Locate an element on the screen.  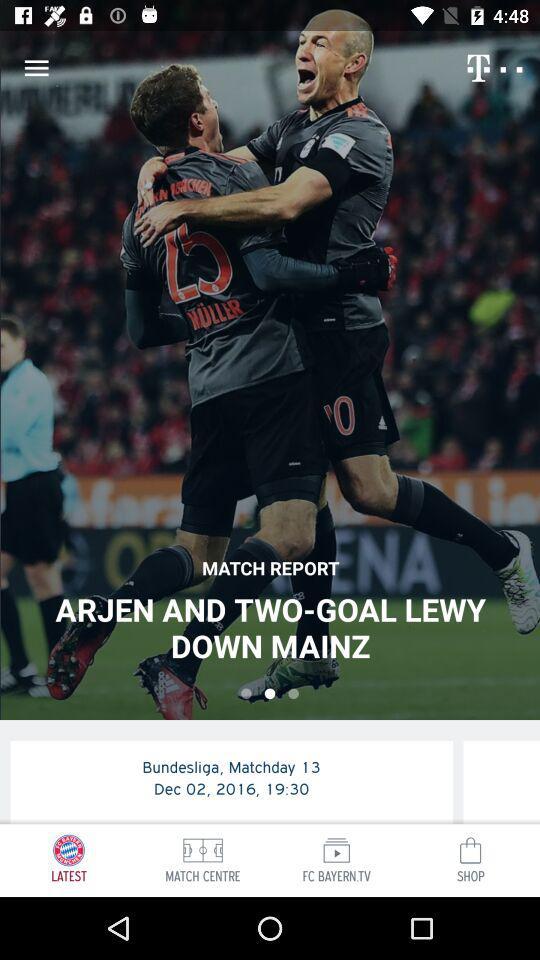
the match centre is located at coordinates (202, 849).